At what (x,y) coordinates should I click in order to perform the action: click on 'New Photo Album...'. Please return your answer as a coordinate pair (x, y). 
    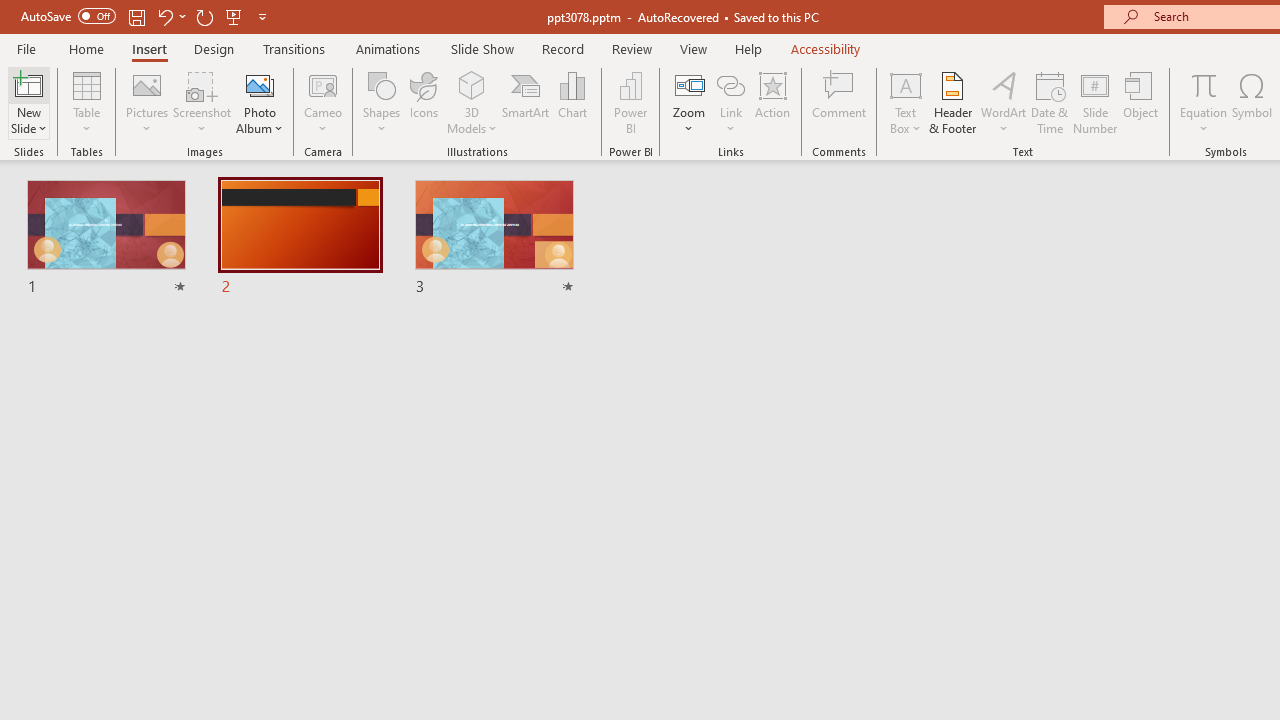
    Looking at the image, I should click on (258, 84).